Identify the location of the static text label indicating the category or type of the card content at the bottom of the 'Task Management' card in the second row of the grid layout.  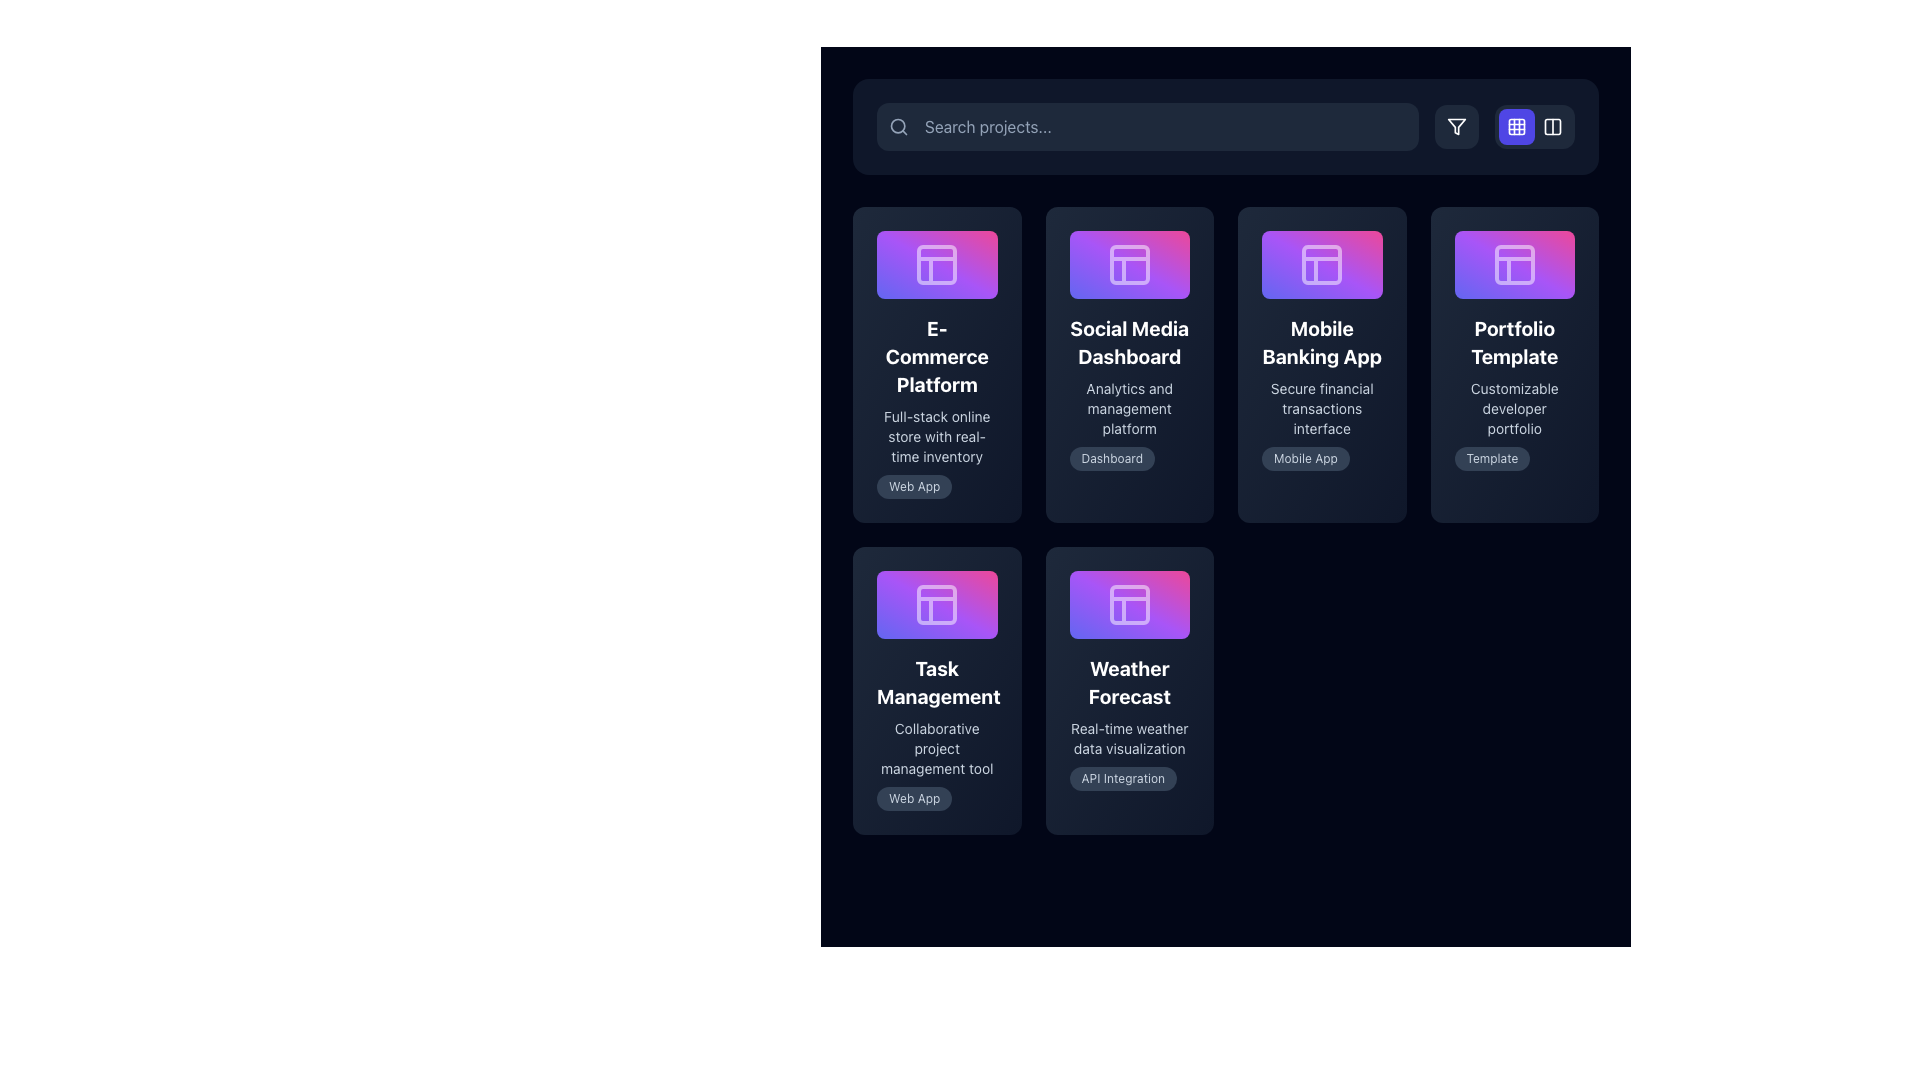
(913, 797).